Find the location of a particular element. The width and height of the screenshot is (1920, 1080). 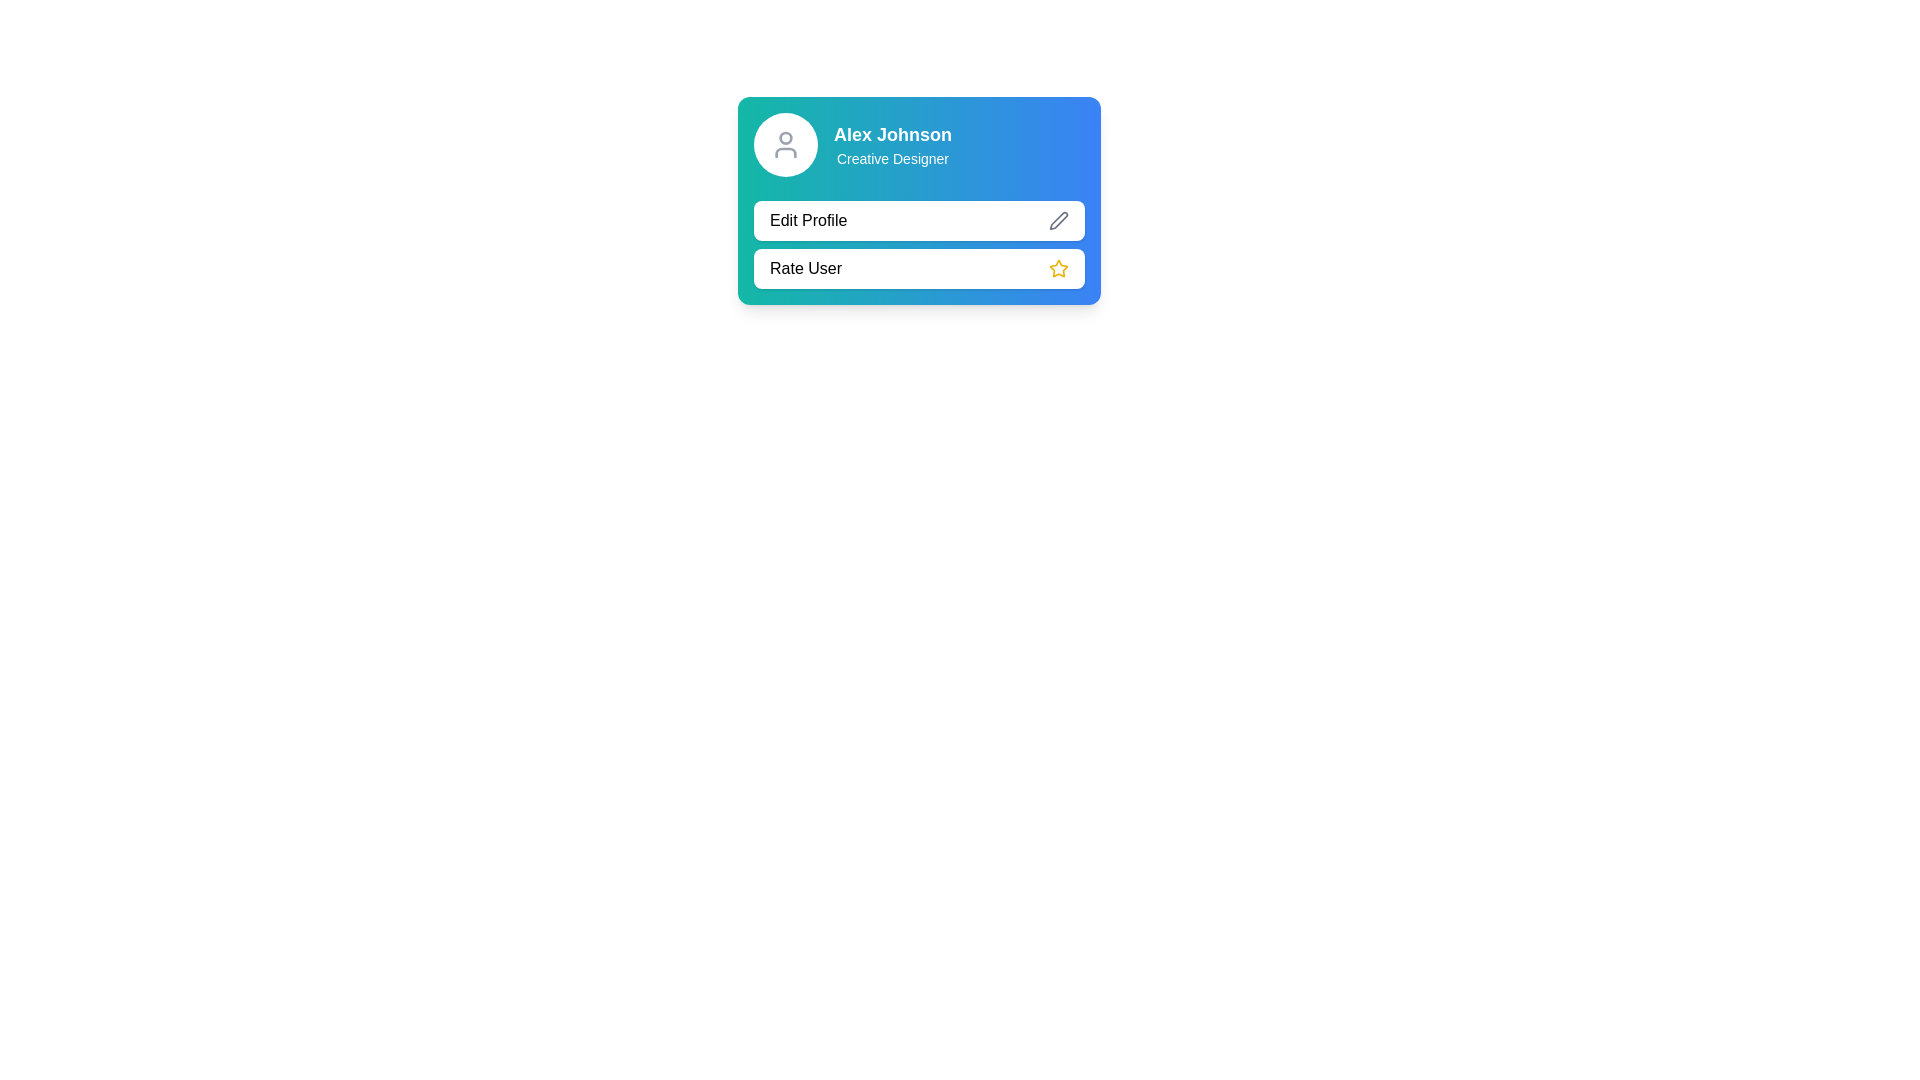

the yellow star icon located to the right of the 'Rate User' label is located at coordinates (1058, 268).